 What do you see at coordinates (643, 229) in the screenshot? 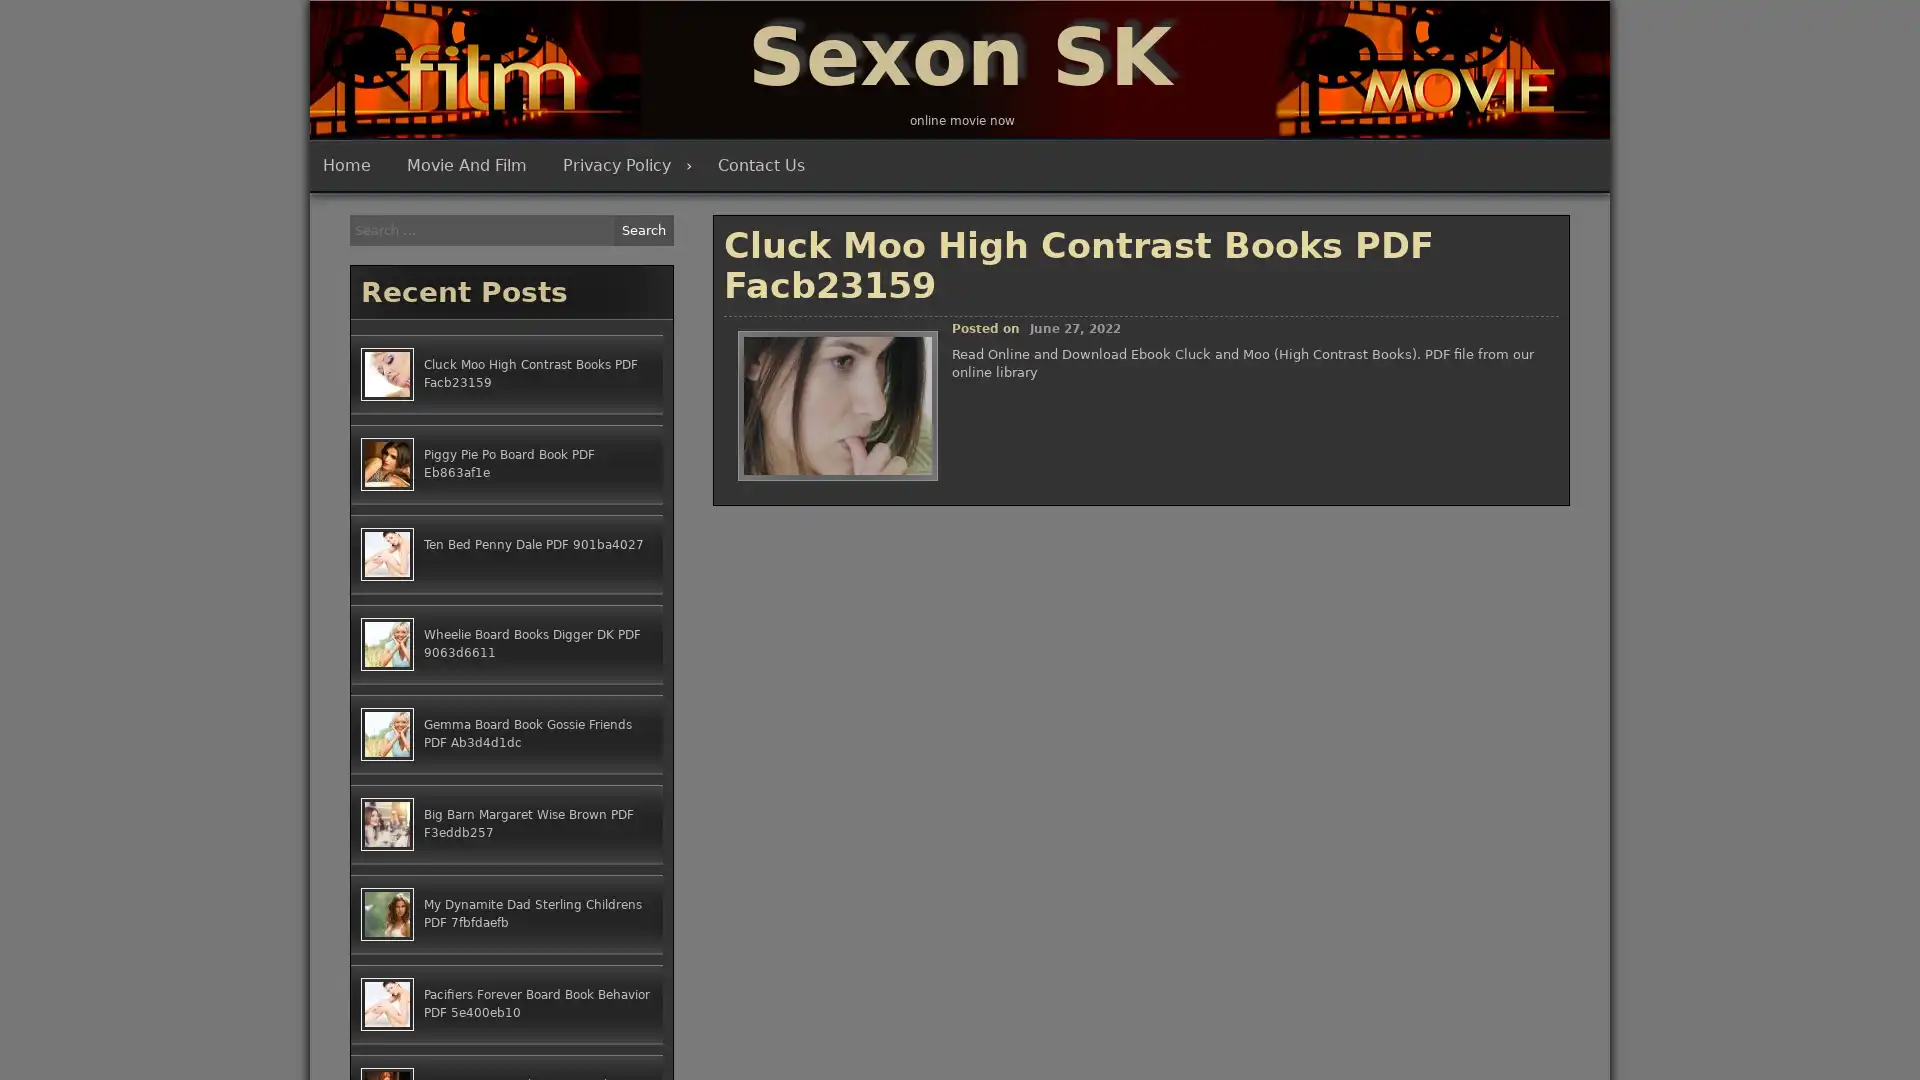
I see `Search` at bounding box center [643, 229].